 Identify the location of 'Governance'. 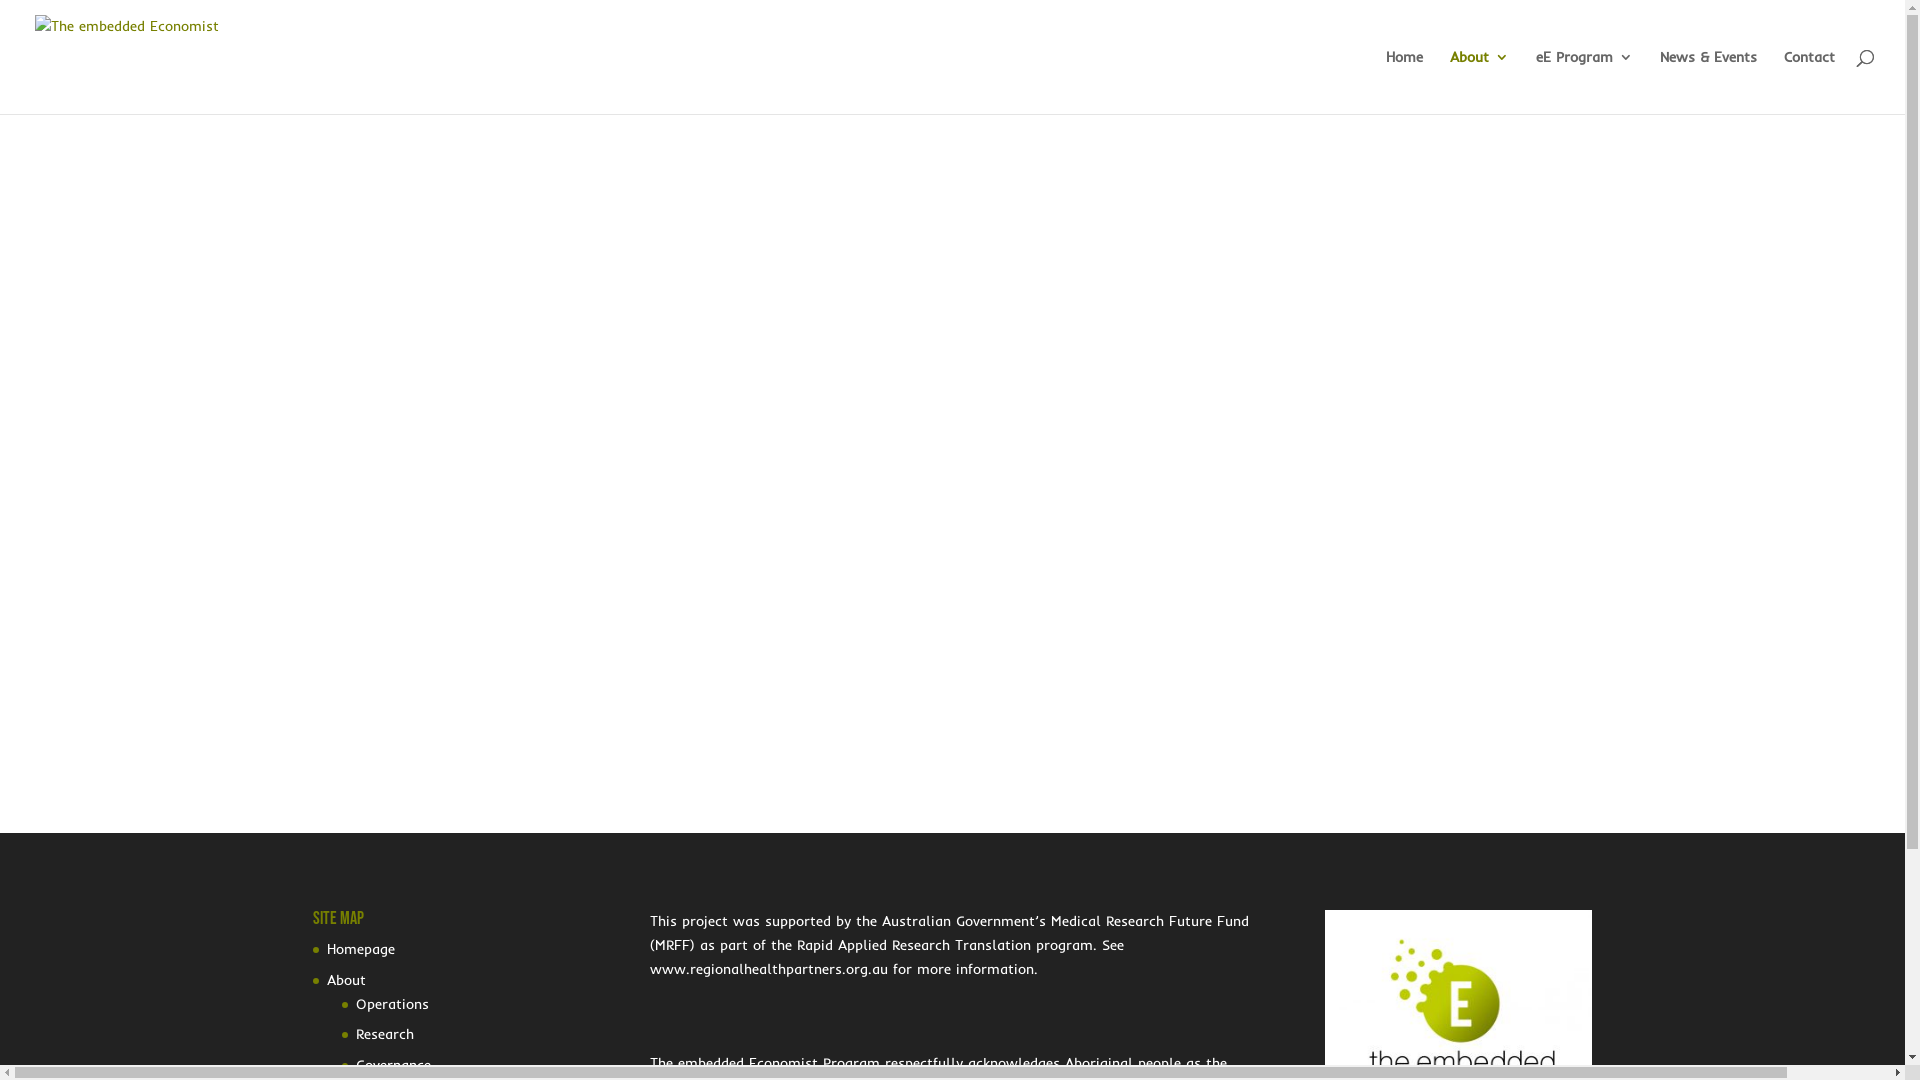
(355, 1063).